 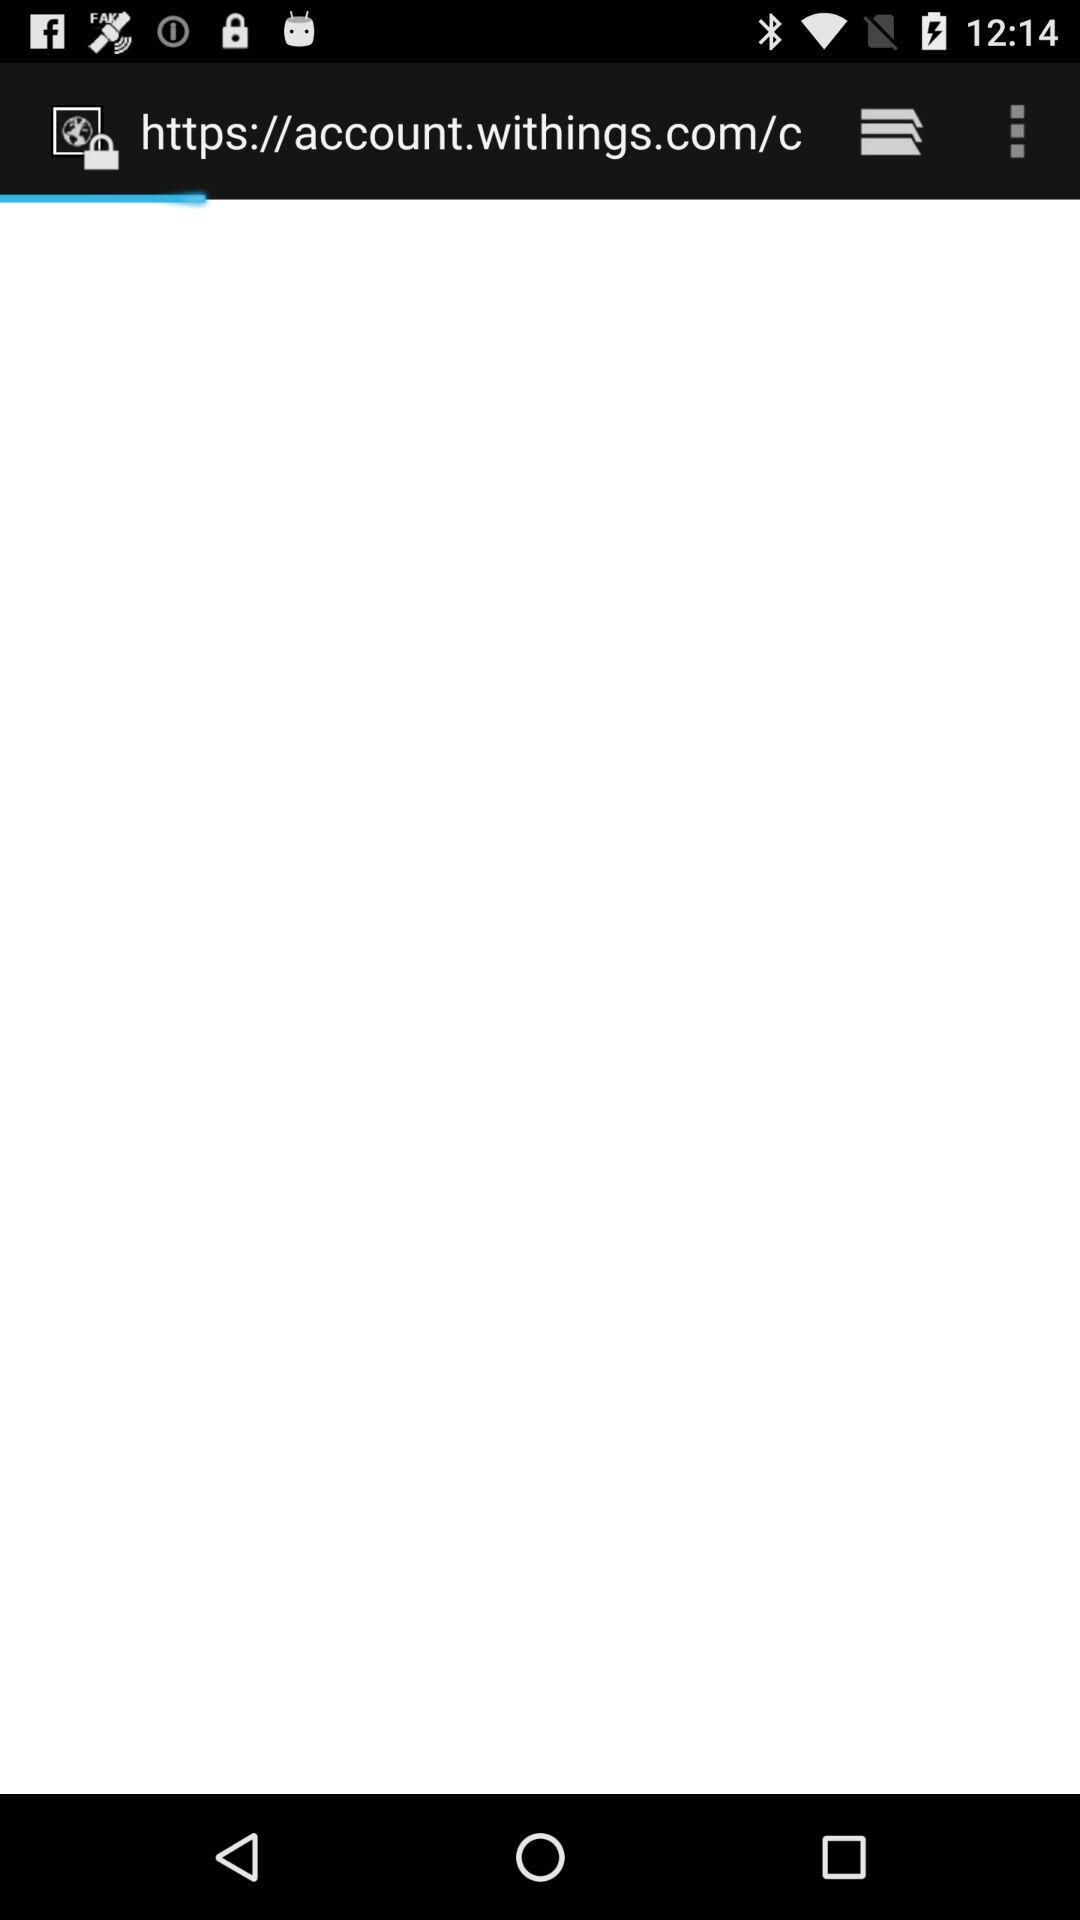 What do you see at coordinates (890, 130) in the screenshot?
I see `the icon next to the https account withings icon` at bounding box center [890, 130].